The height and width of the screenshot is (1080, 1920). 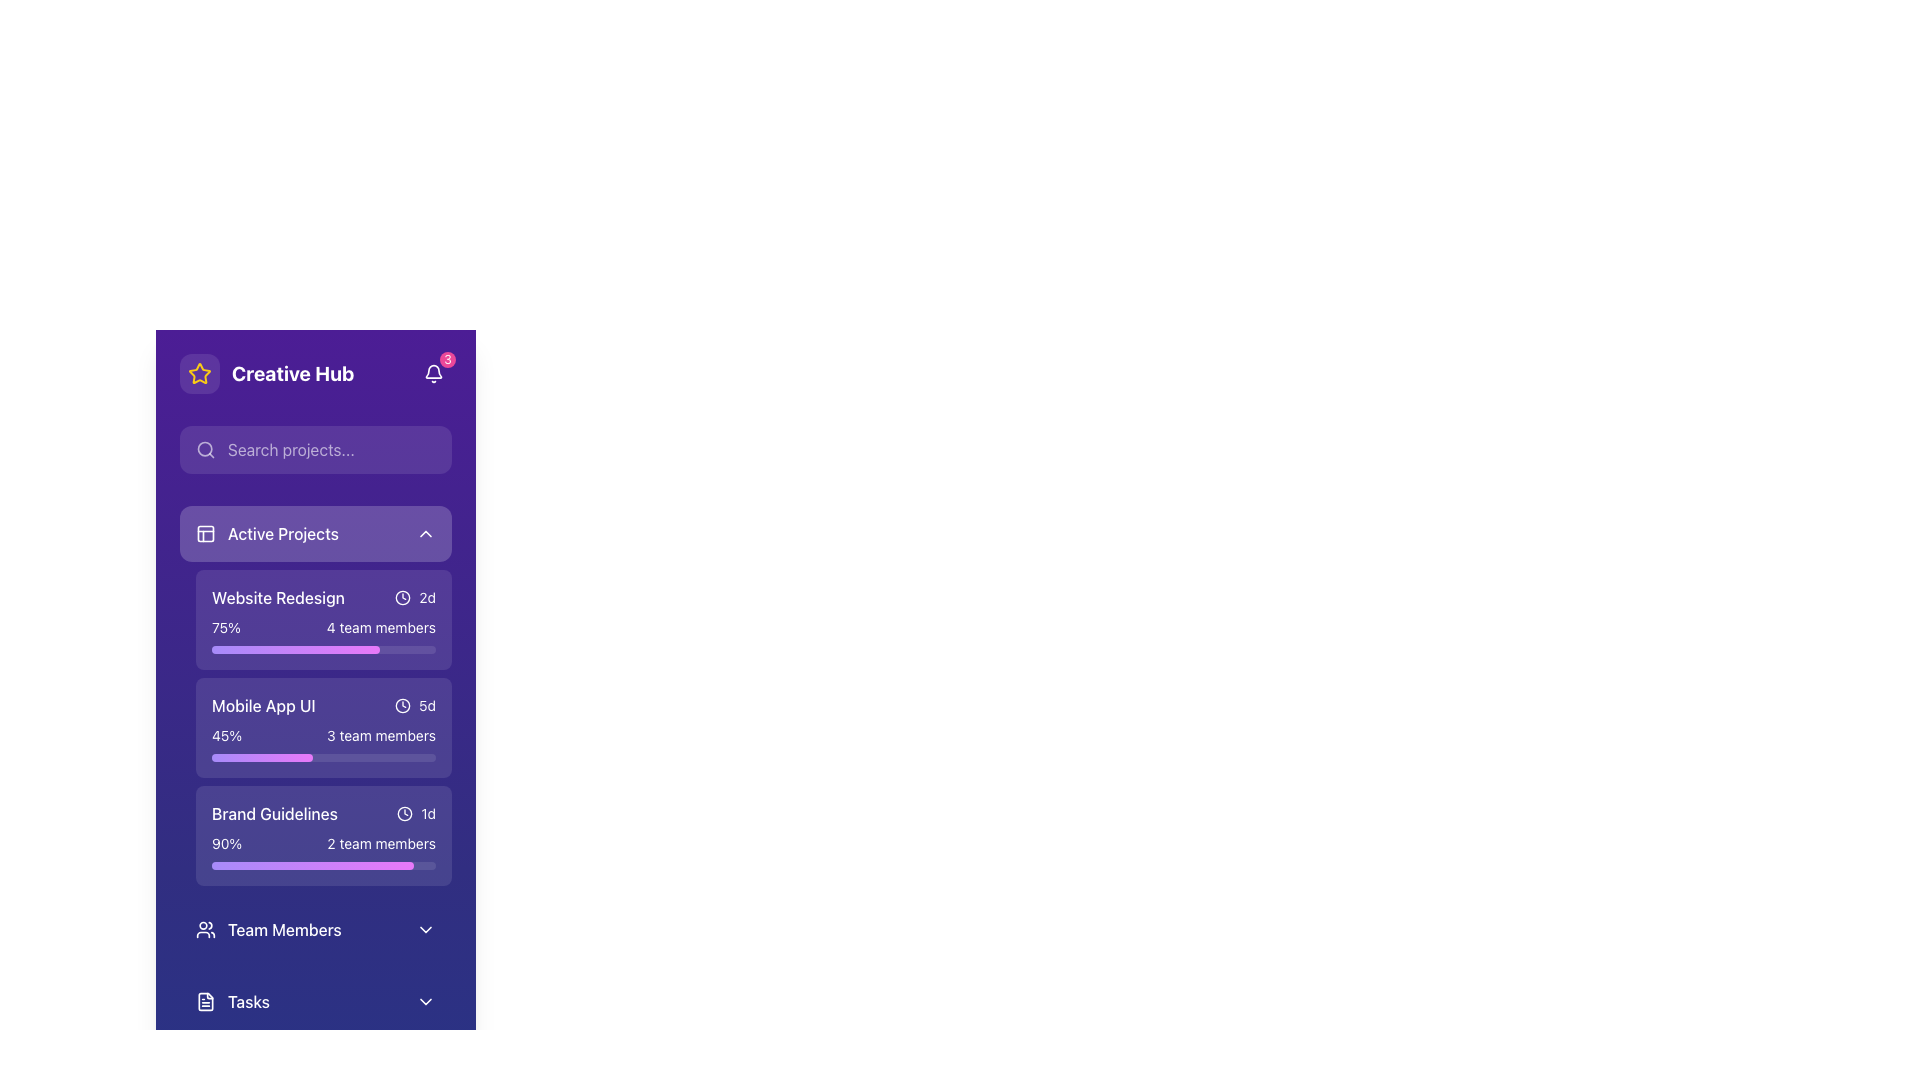 I want to click on the 'Active Projects' text label located in the navigation menu under 'Creative Hub', which is displayed in a medium-sized bold white font on a purple background, so click(x=282, y=532).